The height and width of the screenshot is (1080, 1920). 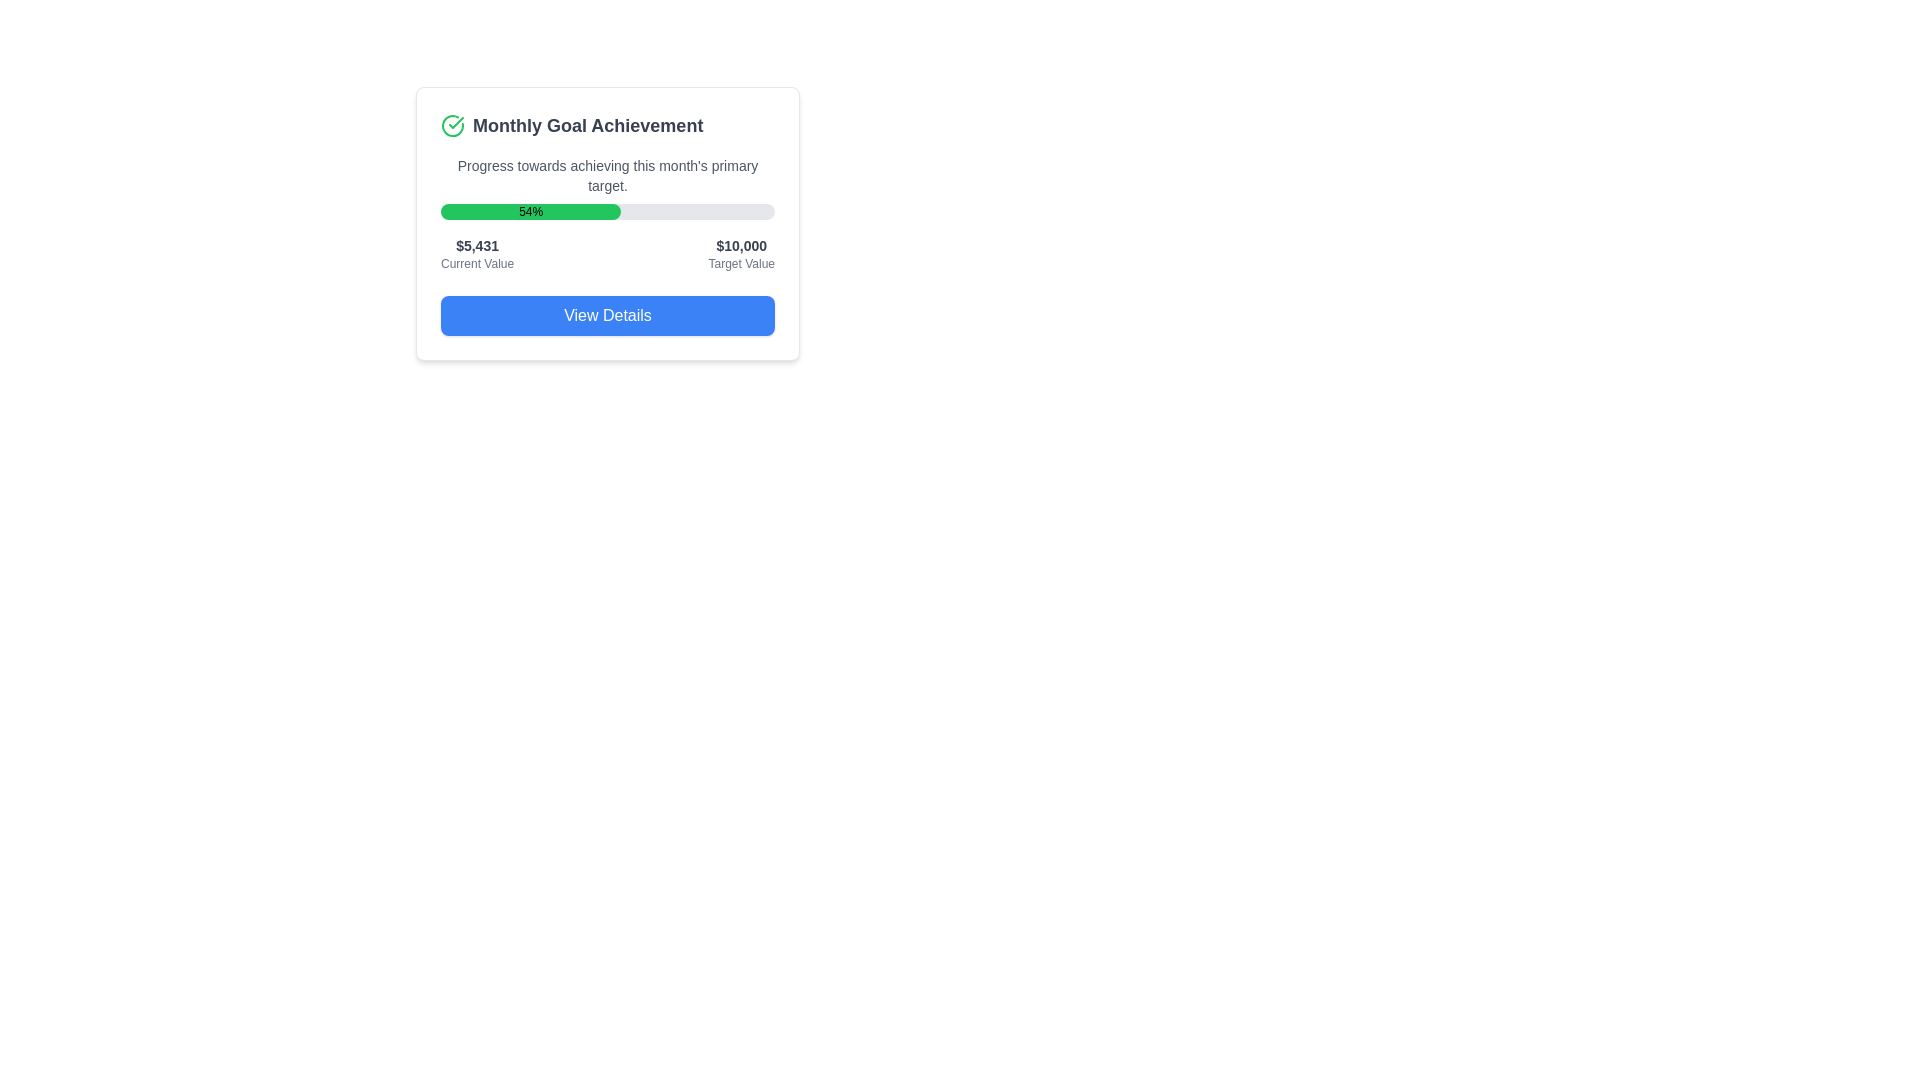 I want to click on the button located at the bottom of the monthly goals card, so click(x=607, y=315).